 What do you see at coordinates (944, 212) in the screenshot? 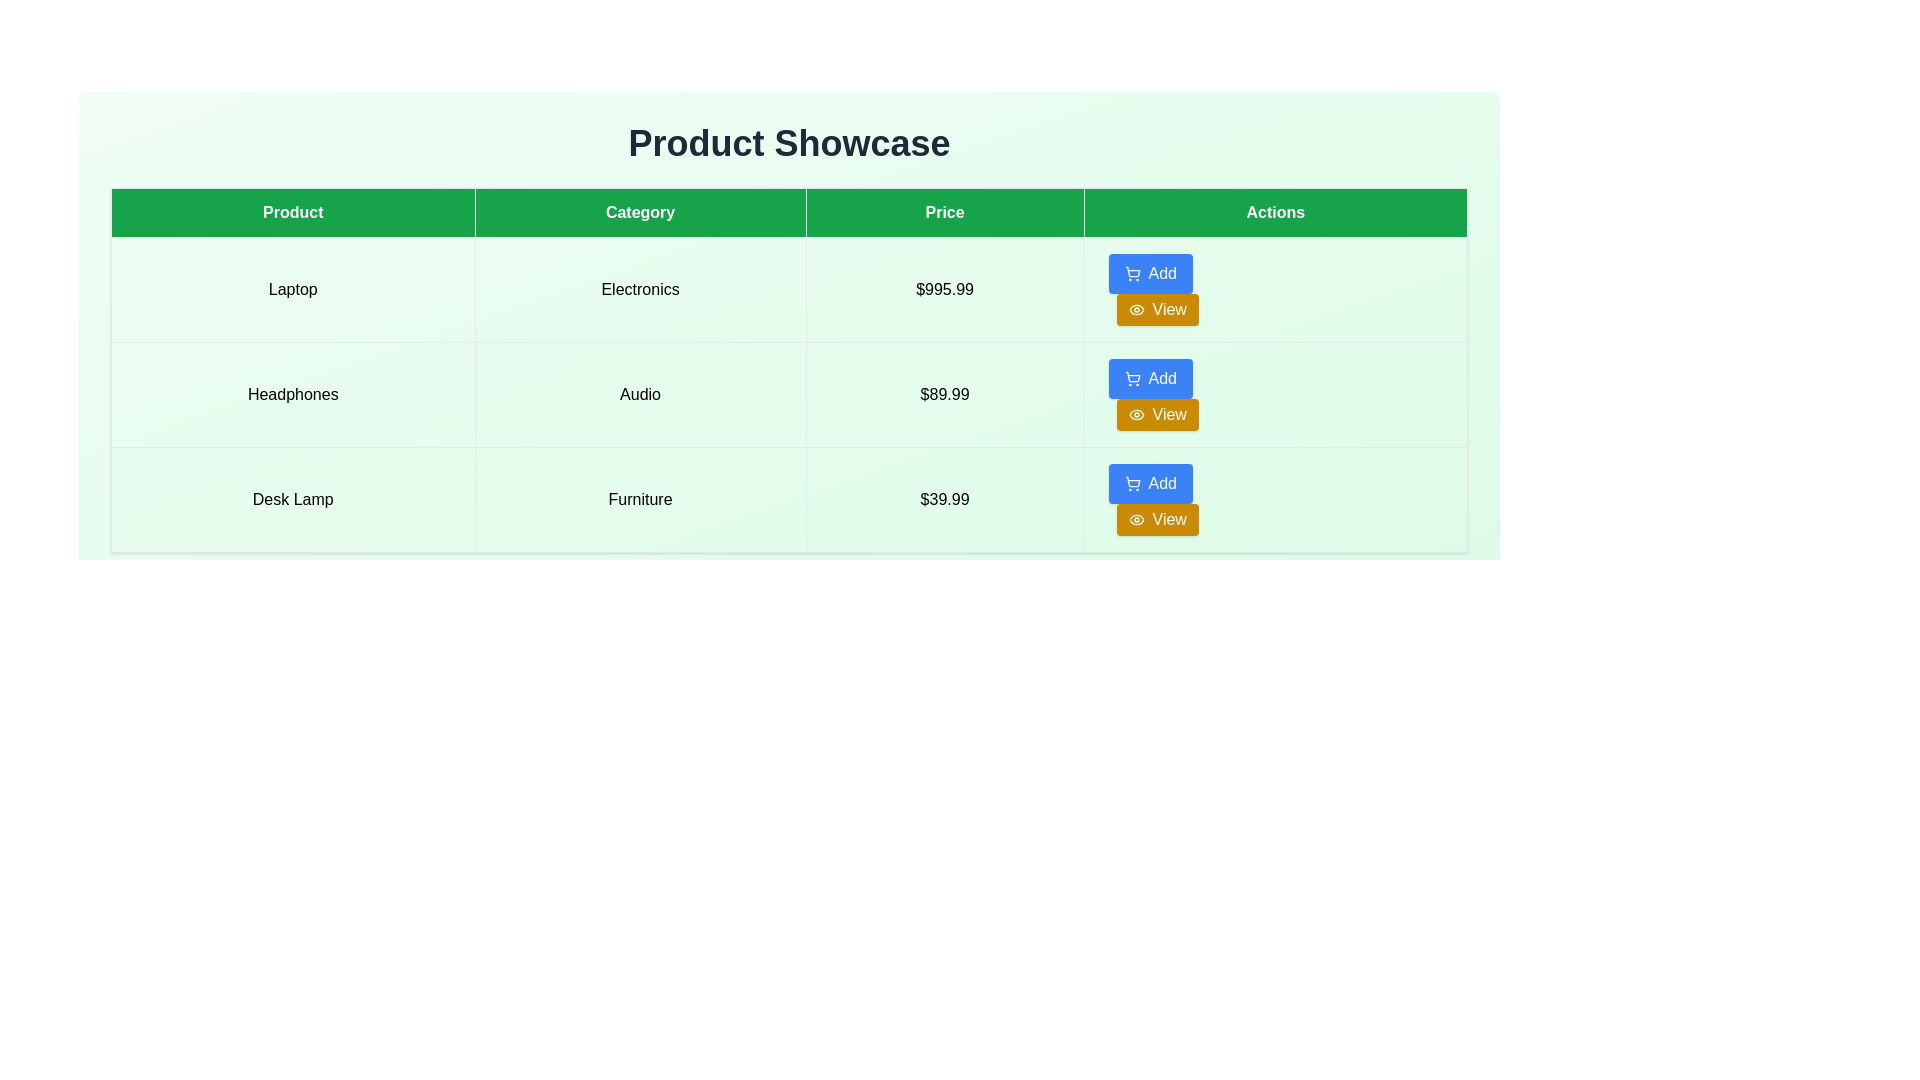
I see `the 'Price' Table Header, which has a green background and white text, located in the topmost row of the table, third from the left` at bounding box center [944, 212].